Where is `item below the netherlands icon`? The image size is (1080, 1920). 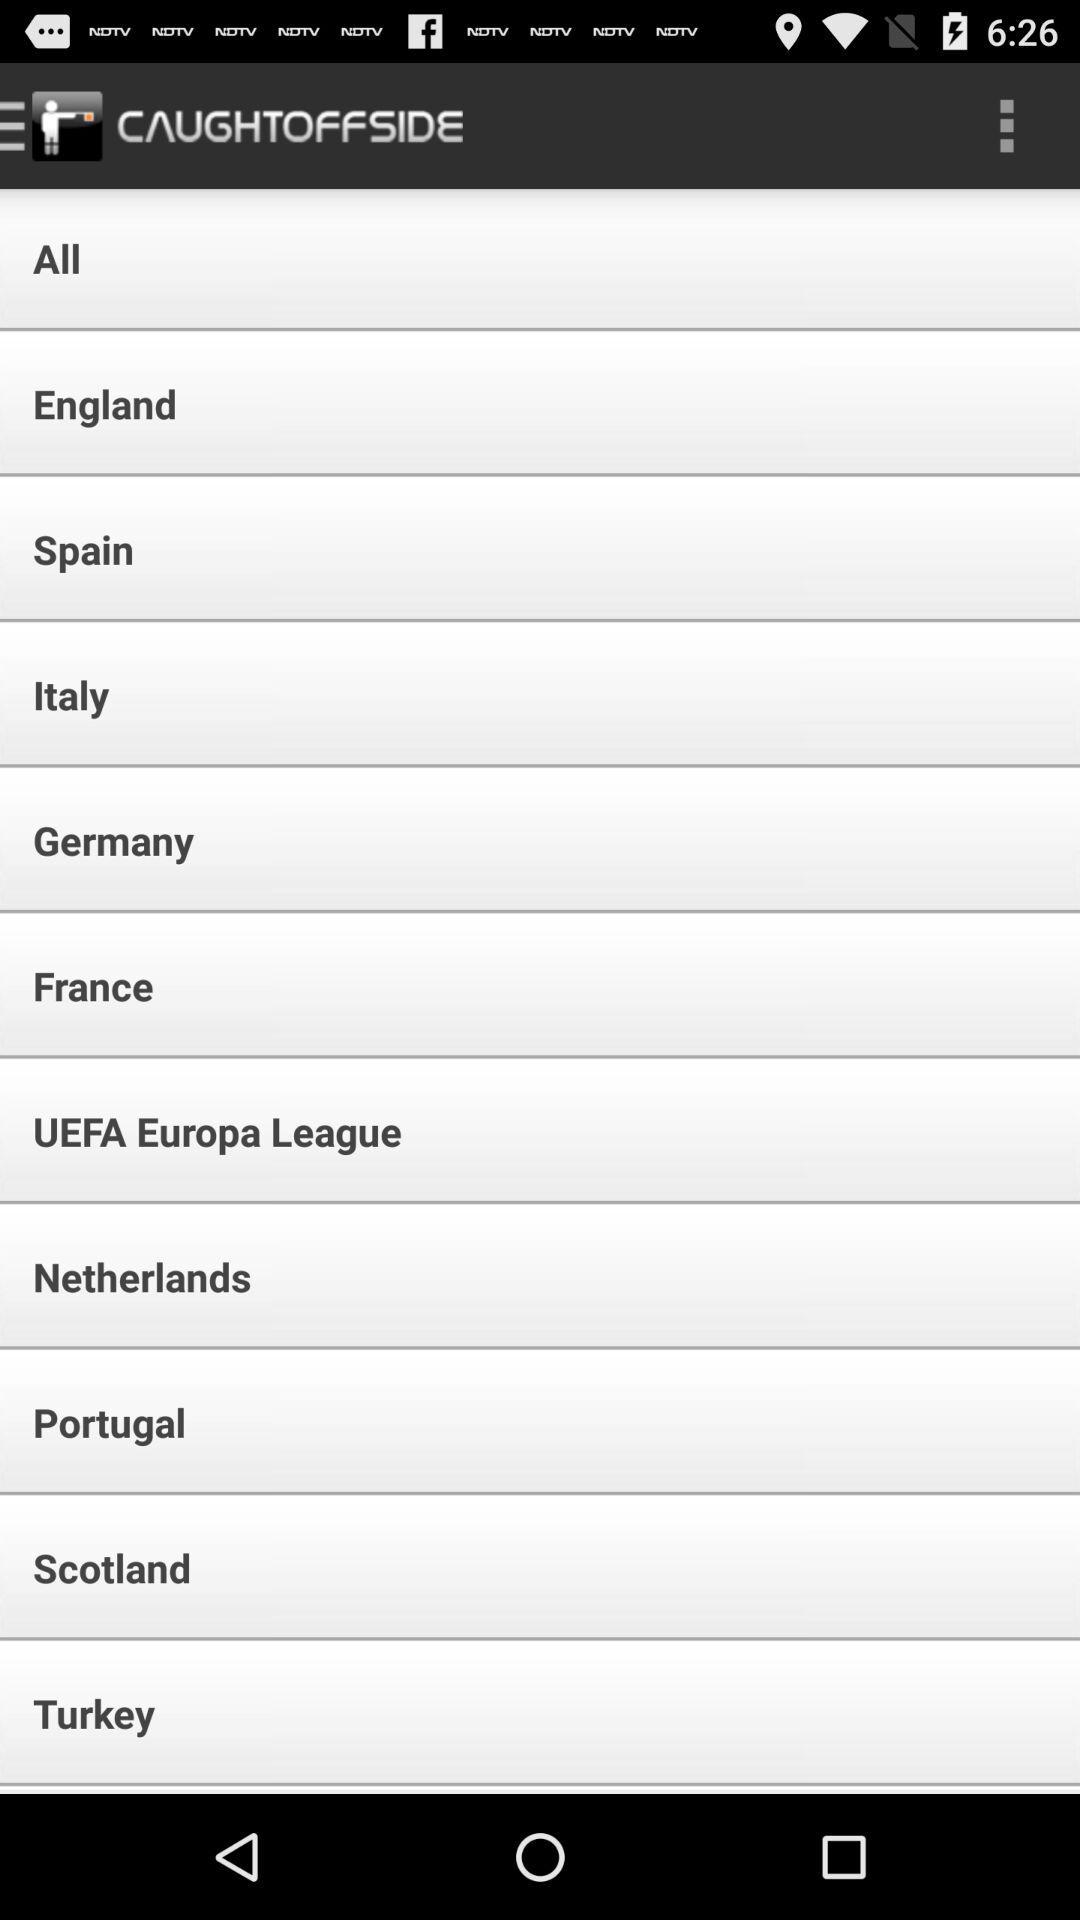
item below the netherlands icon is located at coordinates (96, 1421).